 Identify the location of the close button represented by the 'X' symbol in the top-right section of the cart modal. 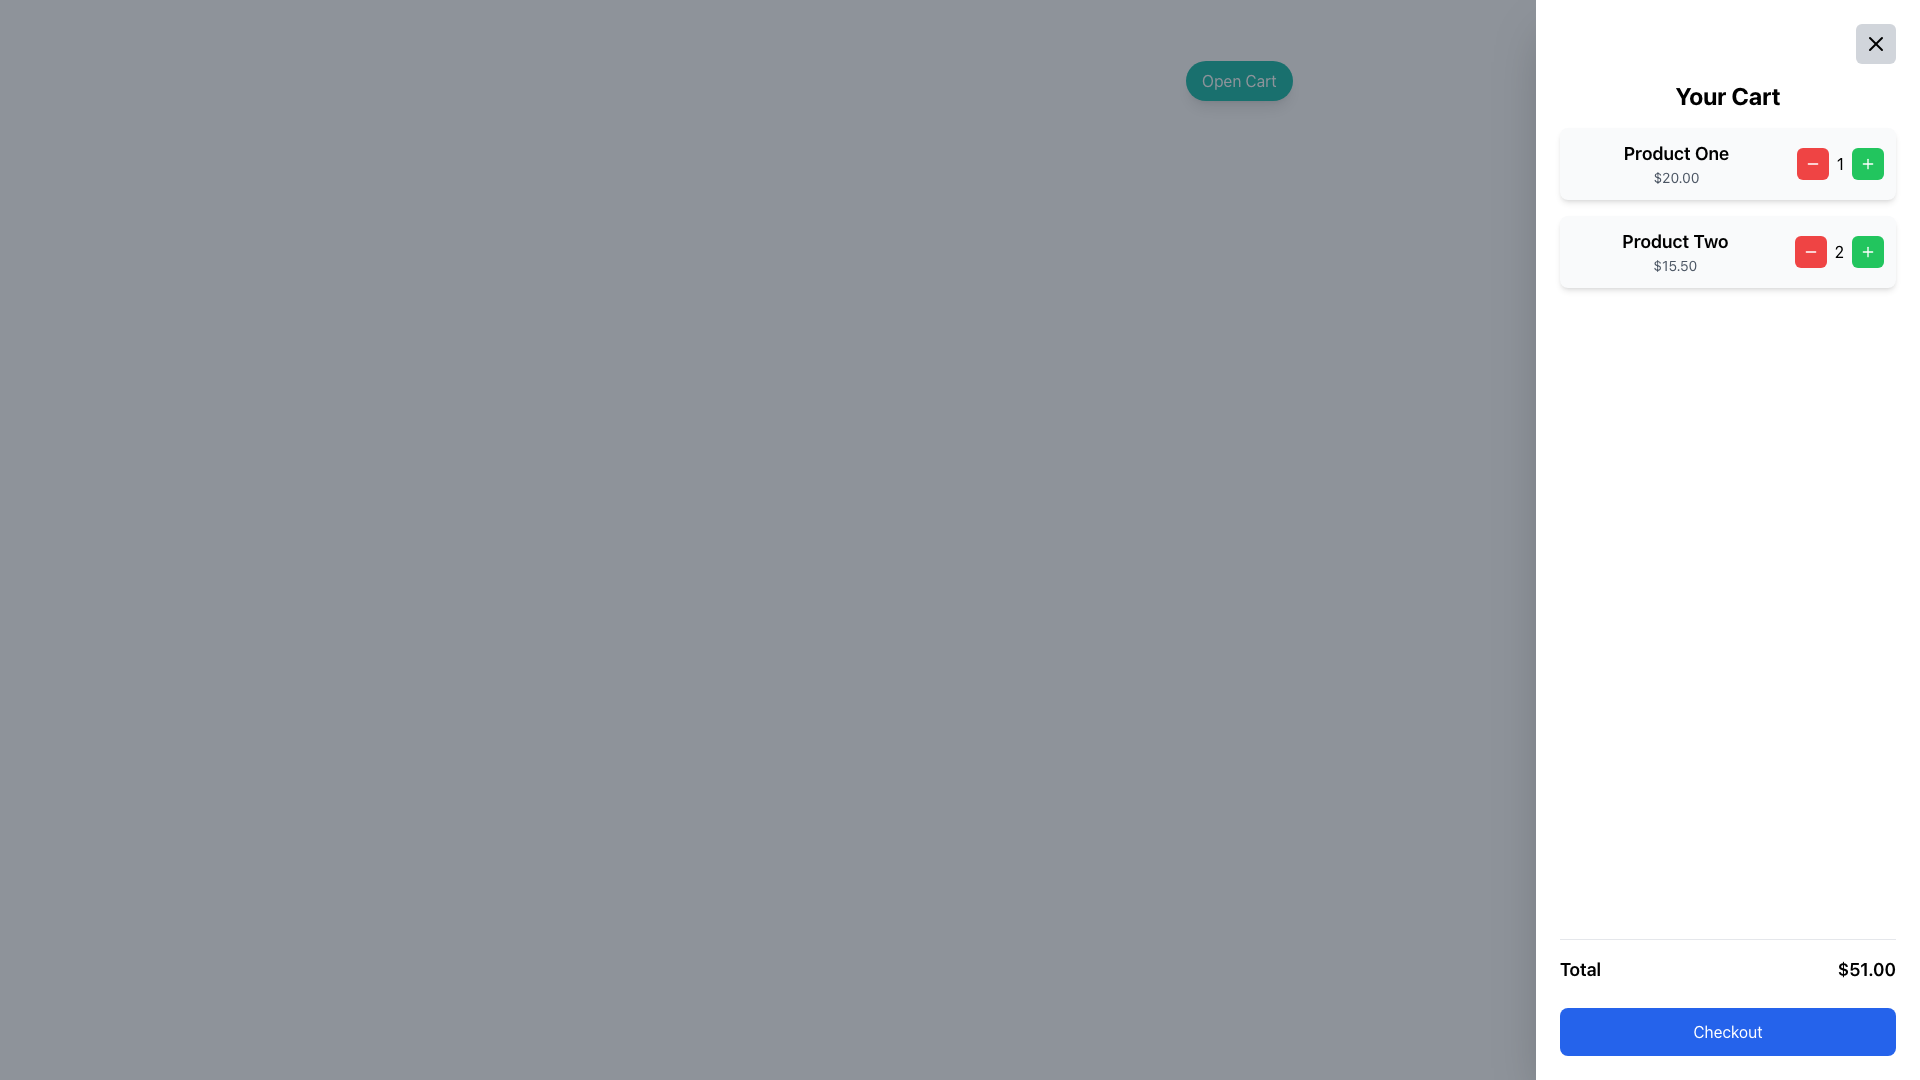
(1875, 43).